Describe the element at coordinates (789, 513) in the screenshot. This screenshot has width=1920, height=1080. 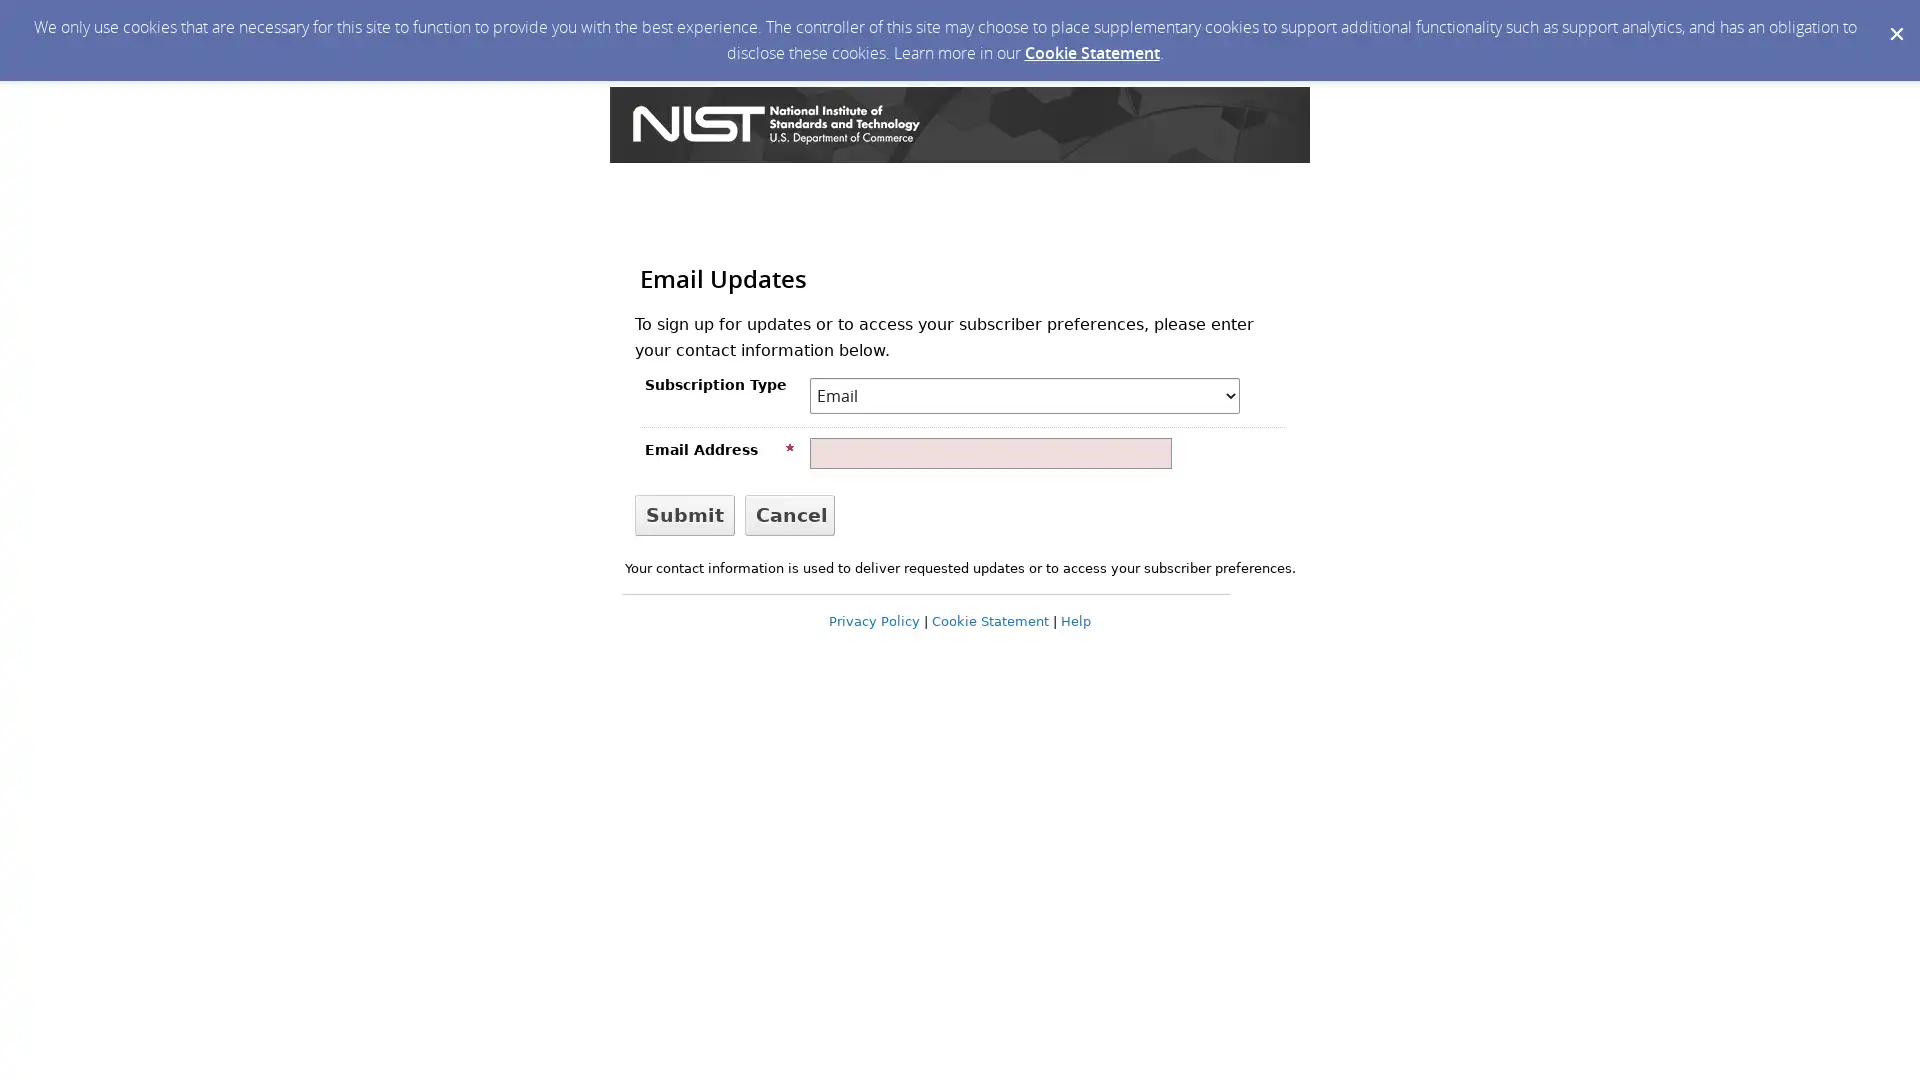
I see `Cancel` at that location.